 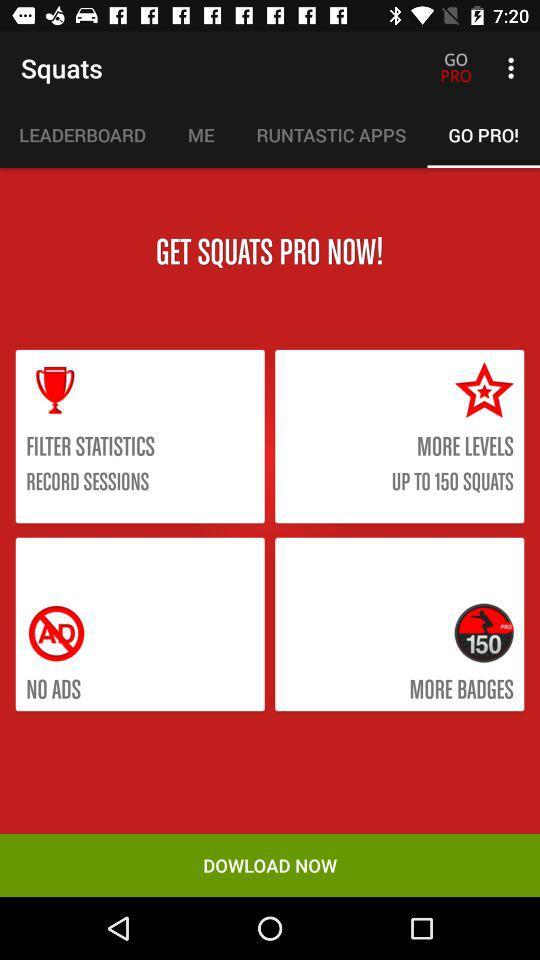 I want to click on item above the get squats pro, so click(x=201, y=134).